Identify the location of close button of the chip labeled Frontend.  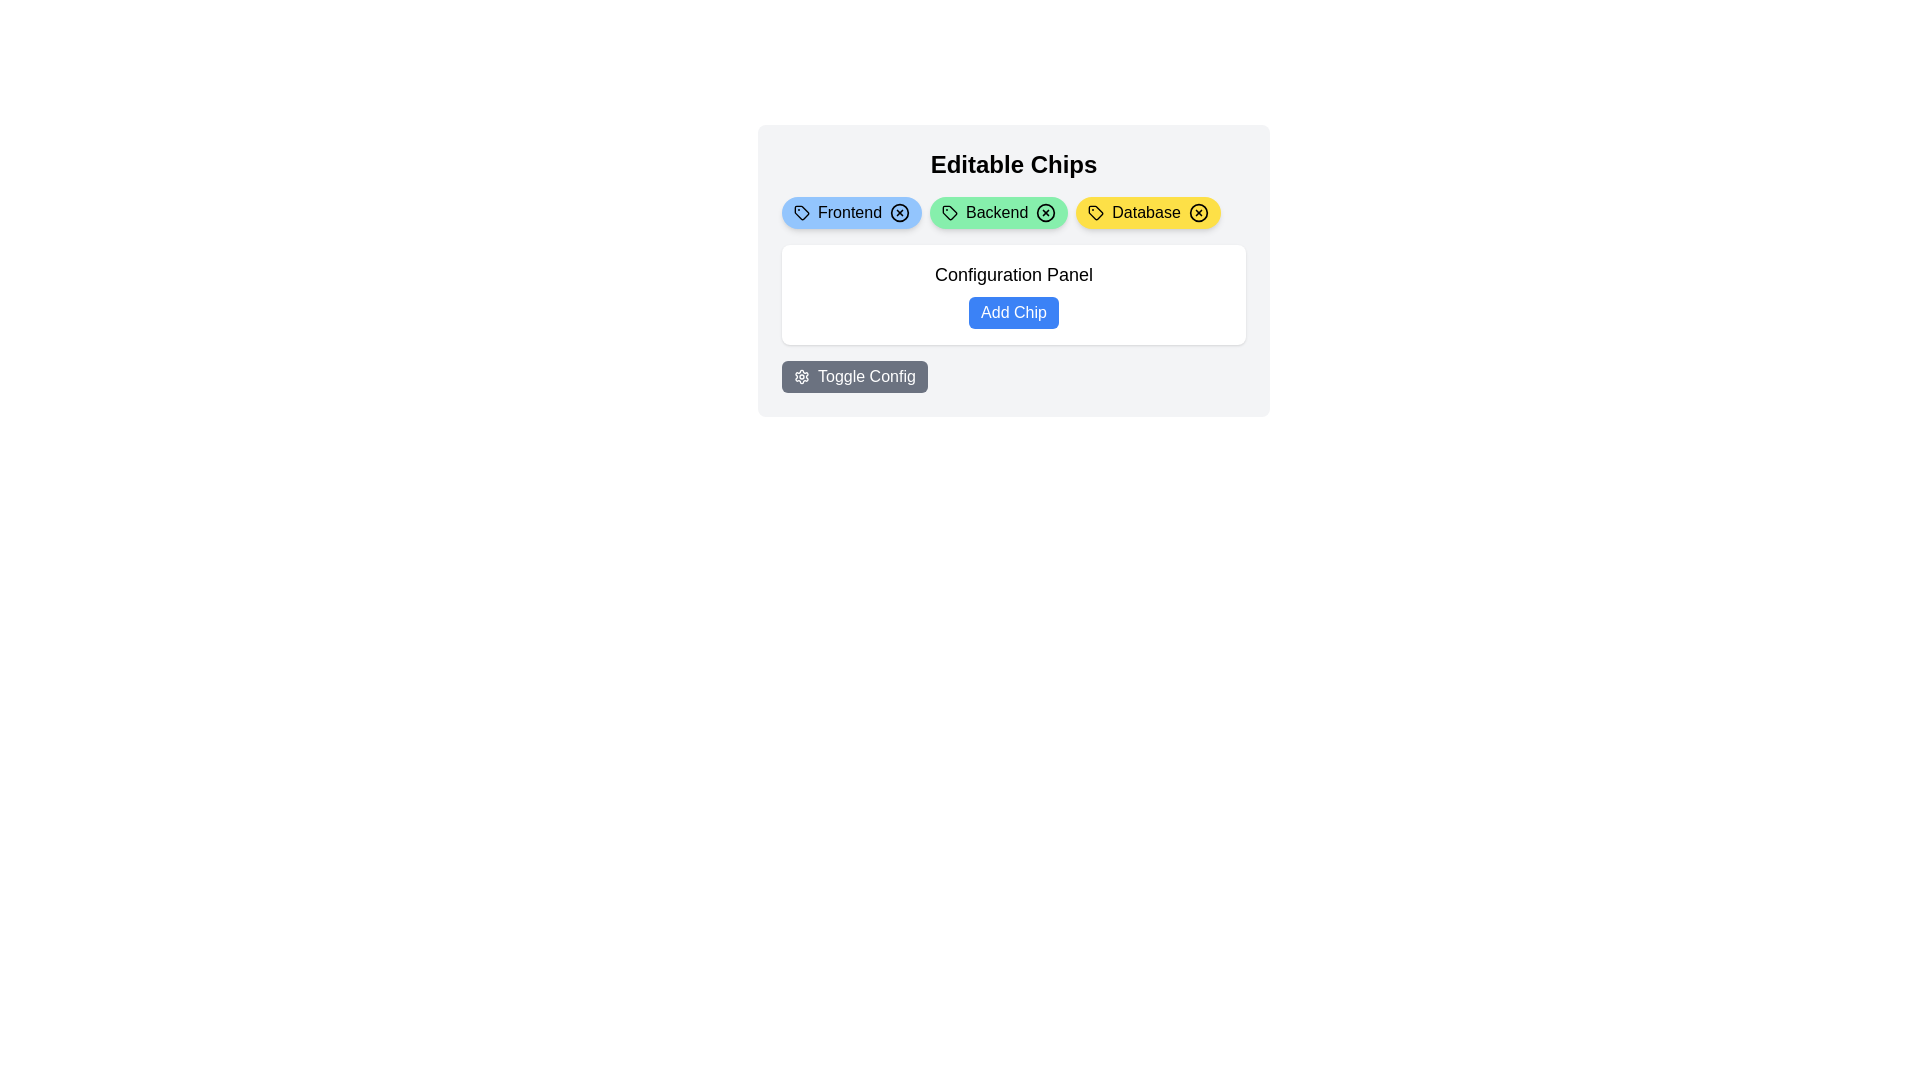
(899, 212).